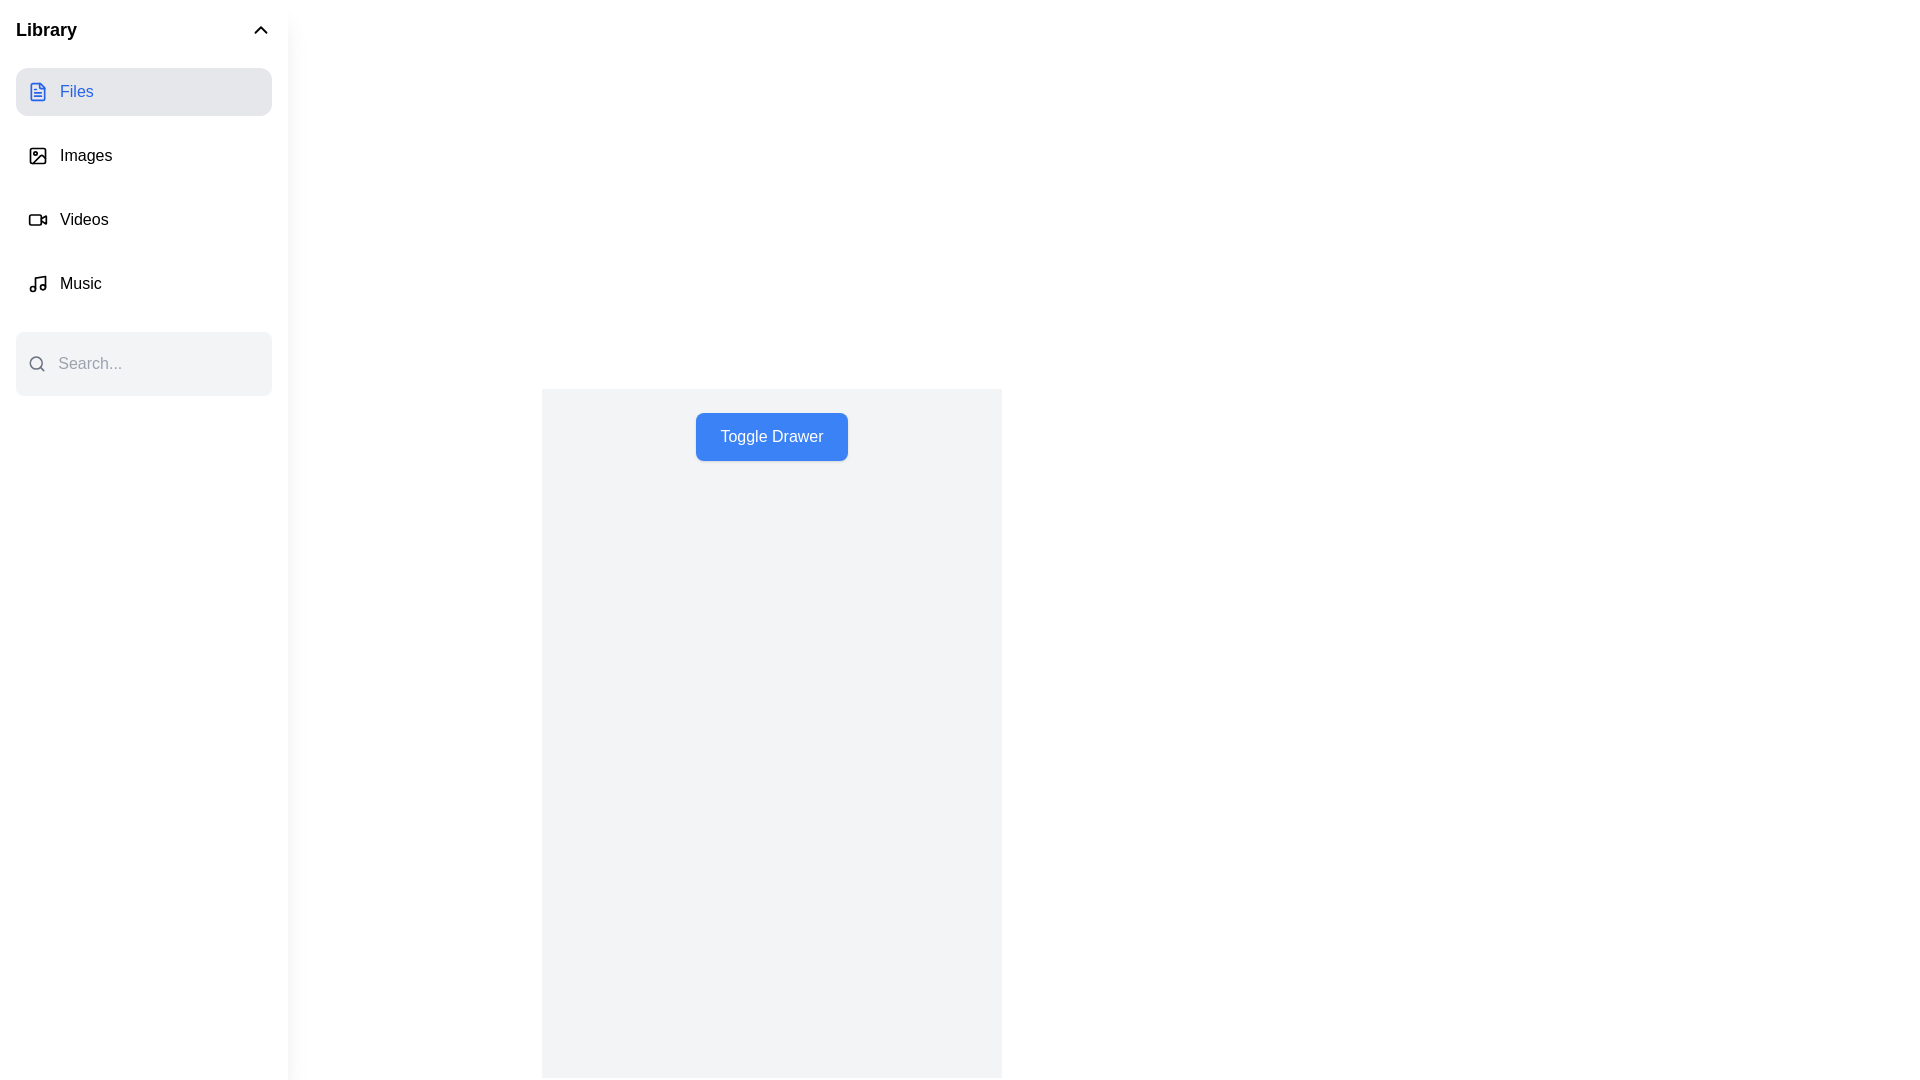  Describe the element at coordinates (38, 92) in the screenshot. I see `the light gray file document icon with a folded corner located in the sidebar next to the 'Files' label` at that location.